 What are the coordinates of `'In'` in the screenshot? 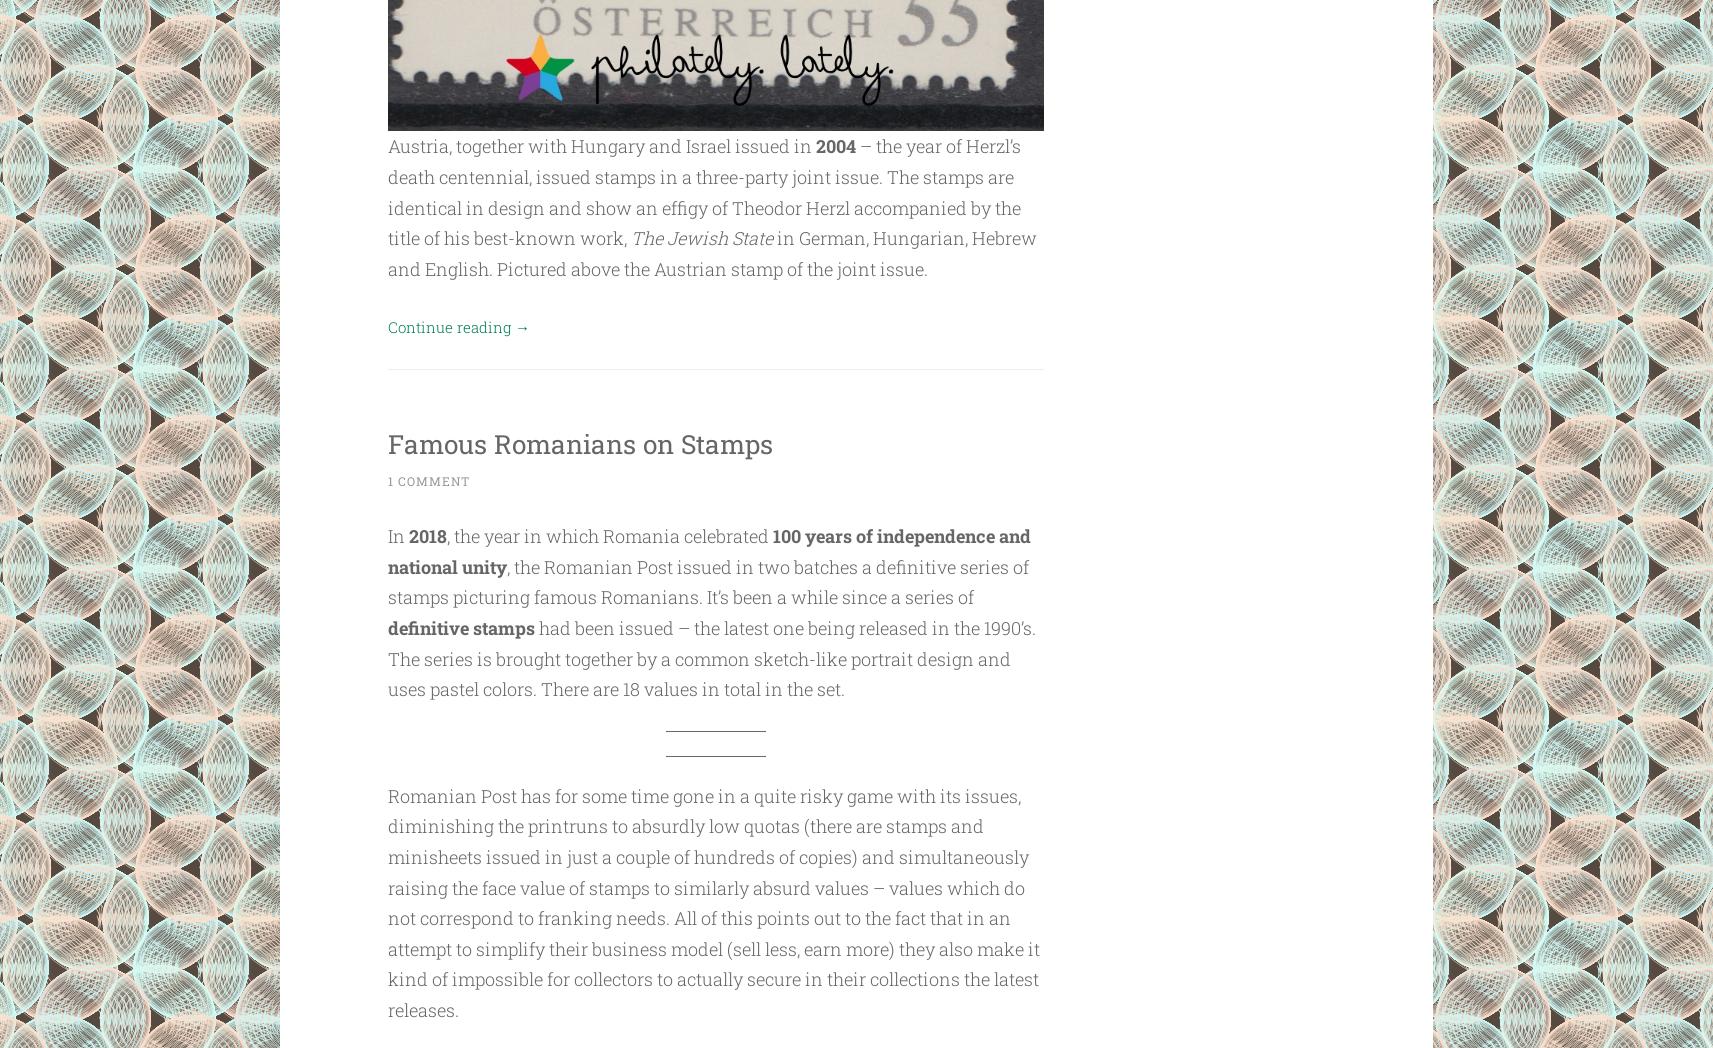 It's located at (397, 535).